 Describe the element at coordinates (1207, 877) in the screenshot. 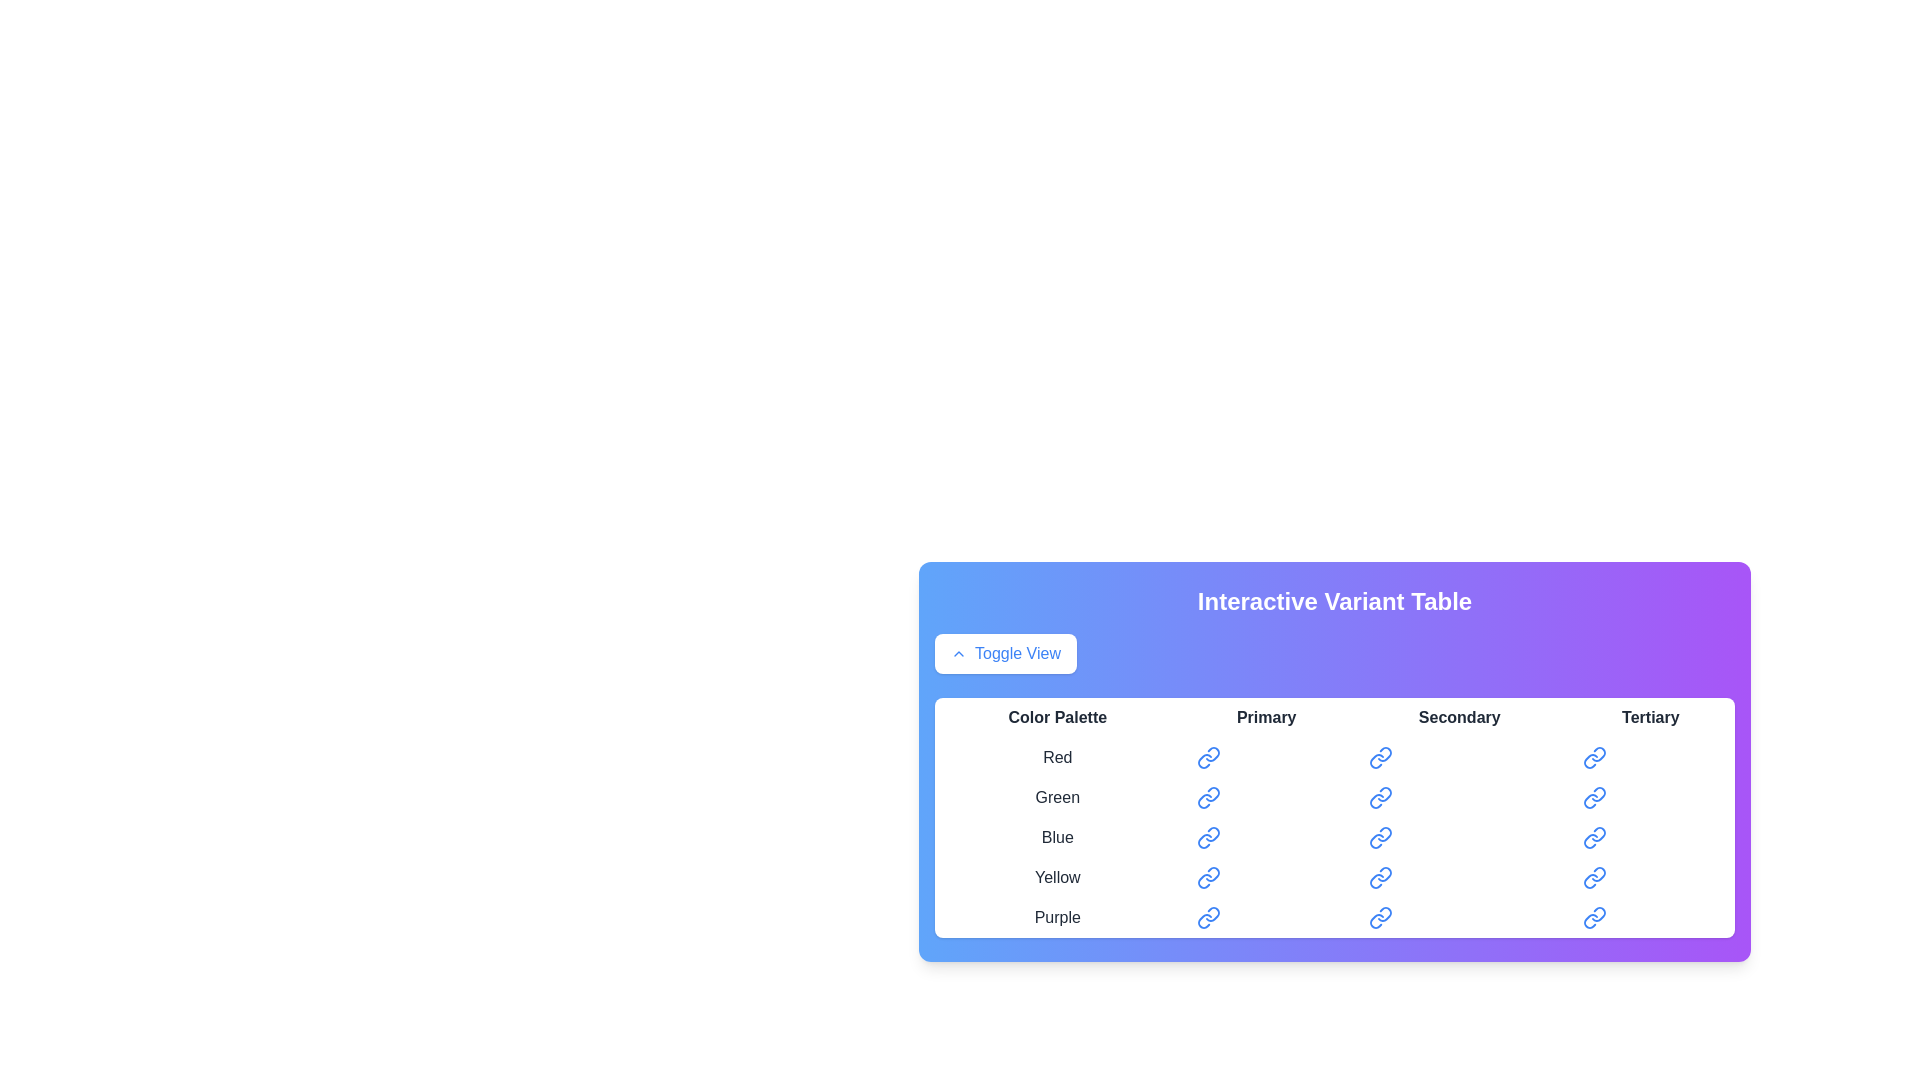

I see `the interactive icon representing the 'Primary - Yellow' item in the 'Interactive Variant Table'` at that location.